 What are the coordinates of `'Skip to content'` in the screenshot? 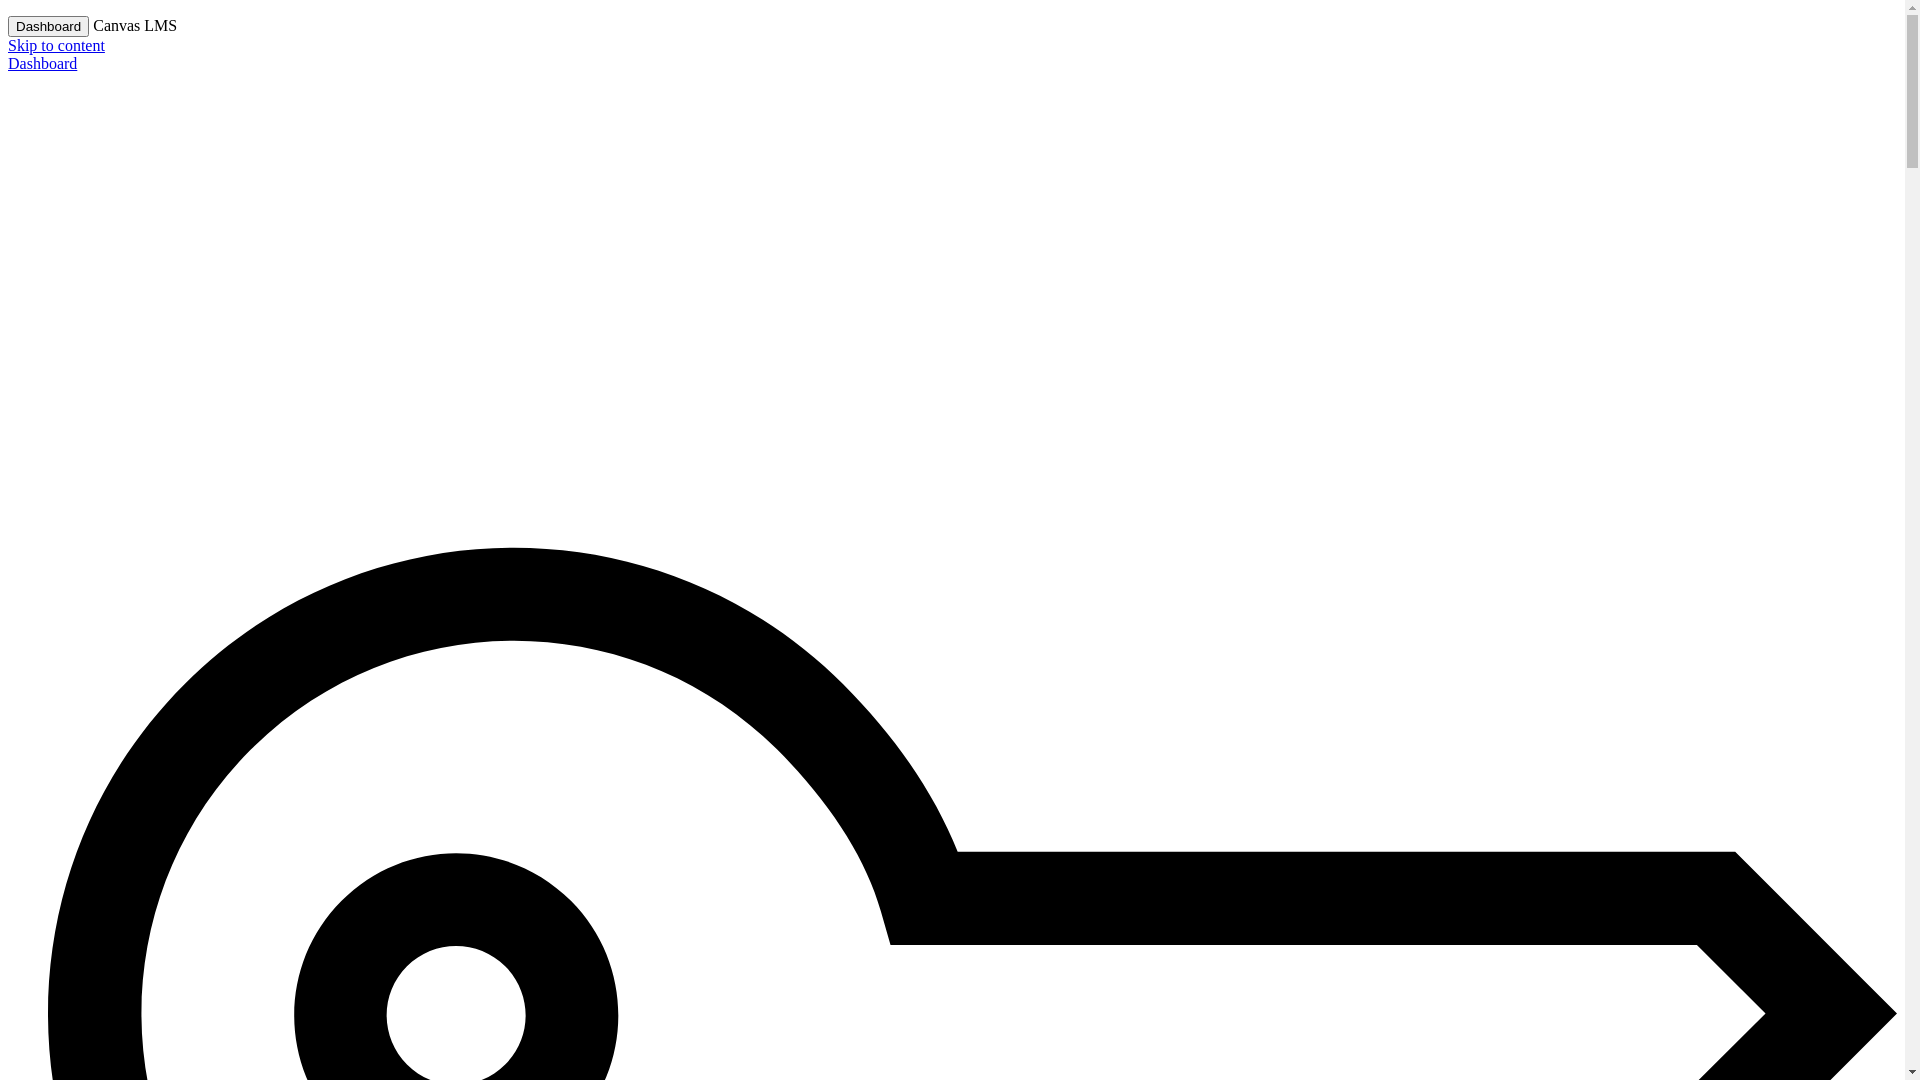 It's located at (56, 45).